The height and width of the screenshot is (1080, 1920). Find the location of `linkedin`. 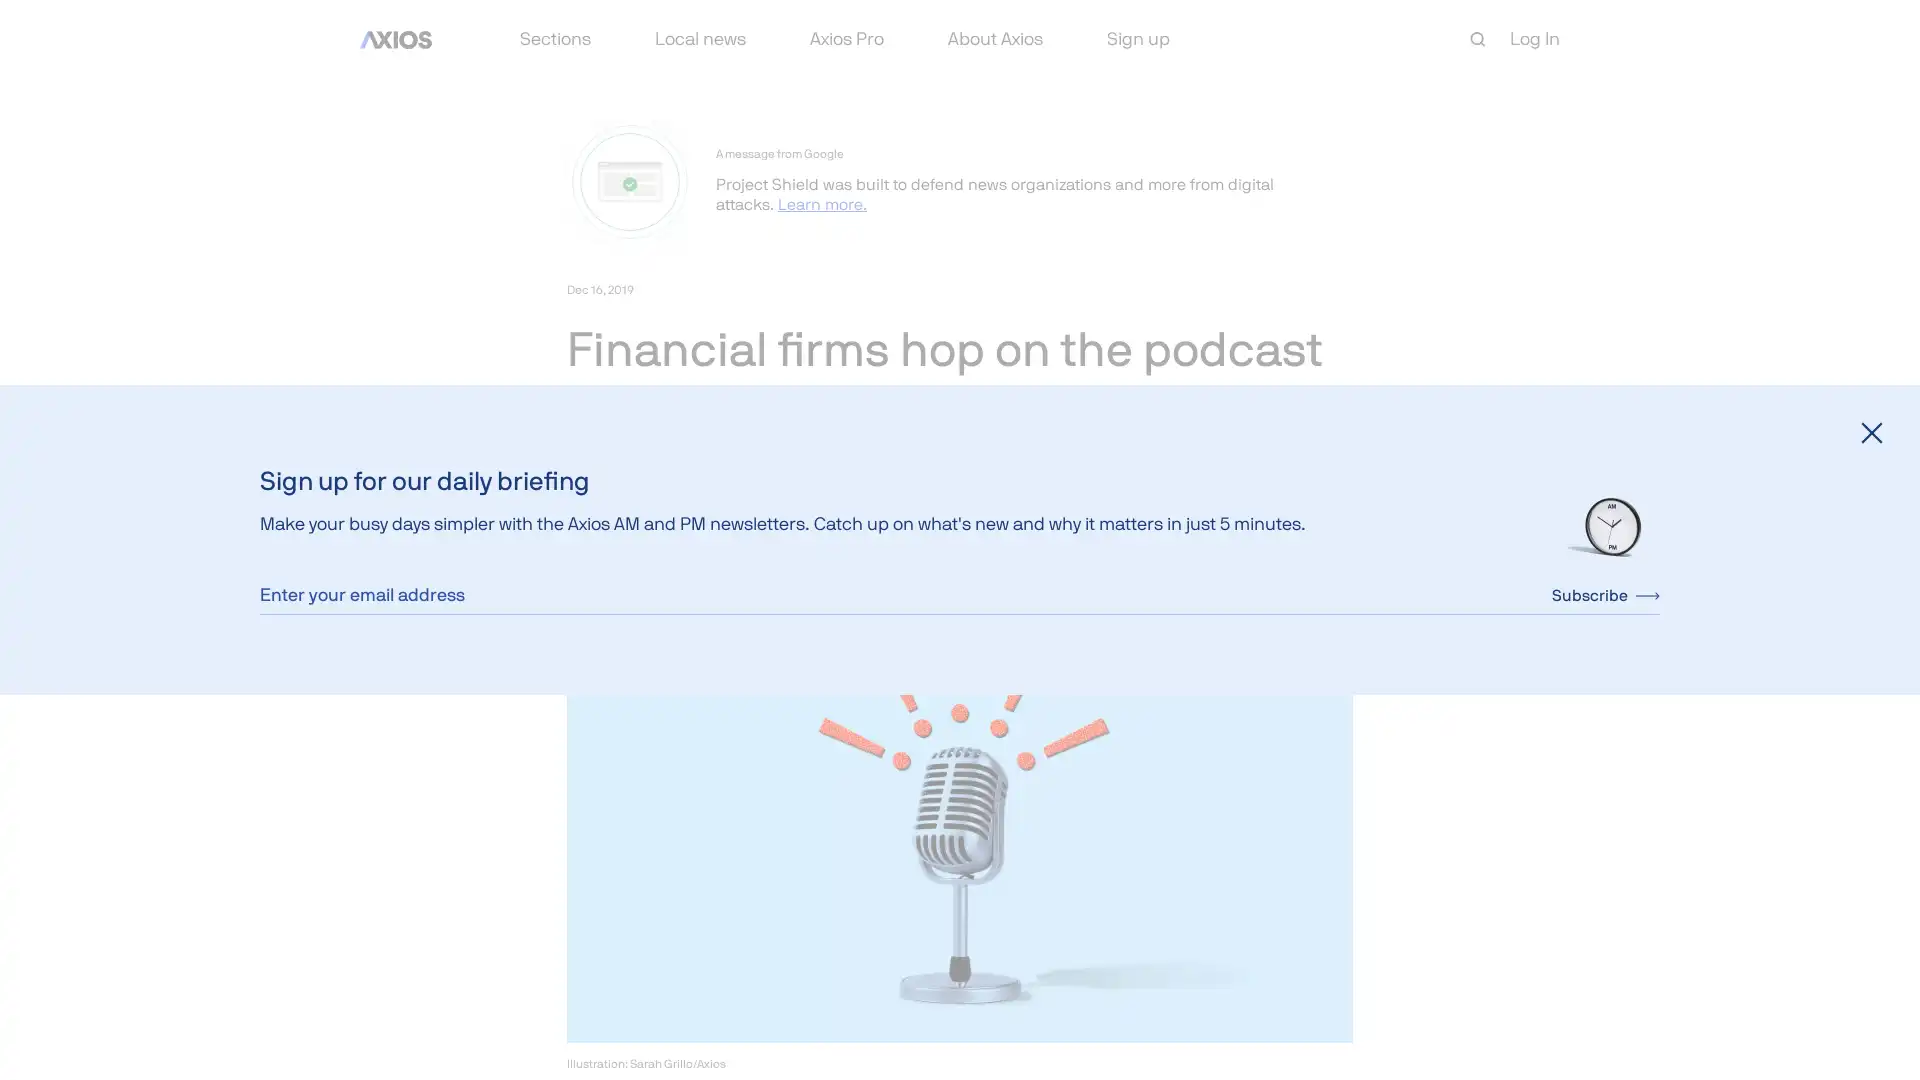

linkedin is located at coordinates (677, 543).